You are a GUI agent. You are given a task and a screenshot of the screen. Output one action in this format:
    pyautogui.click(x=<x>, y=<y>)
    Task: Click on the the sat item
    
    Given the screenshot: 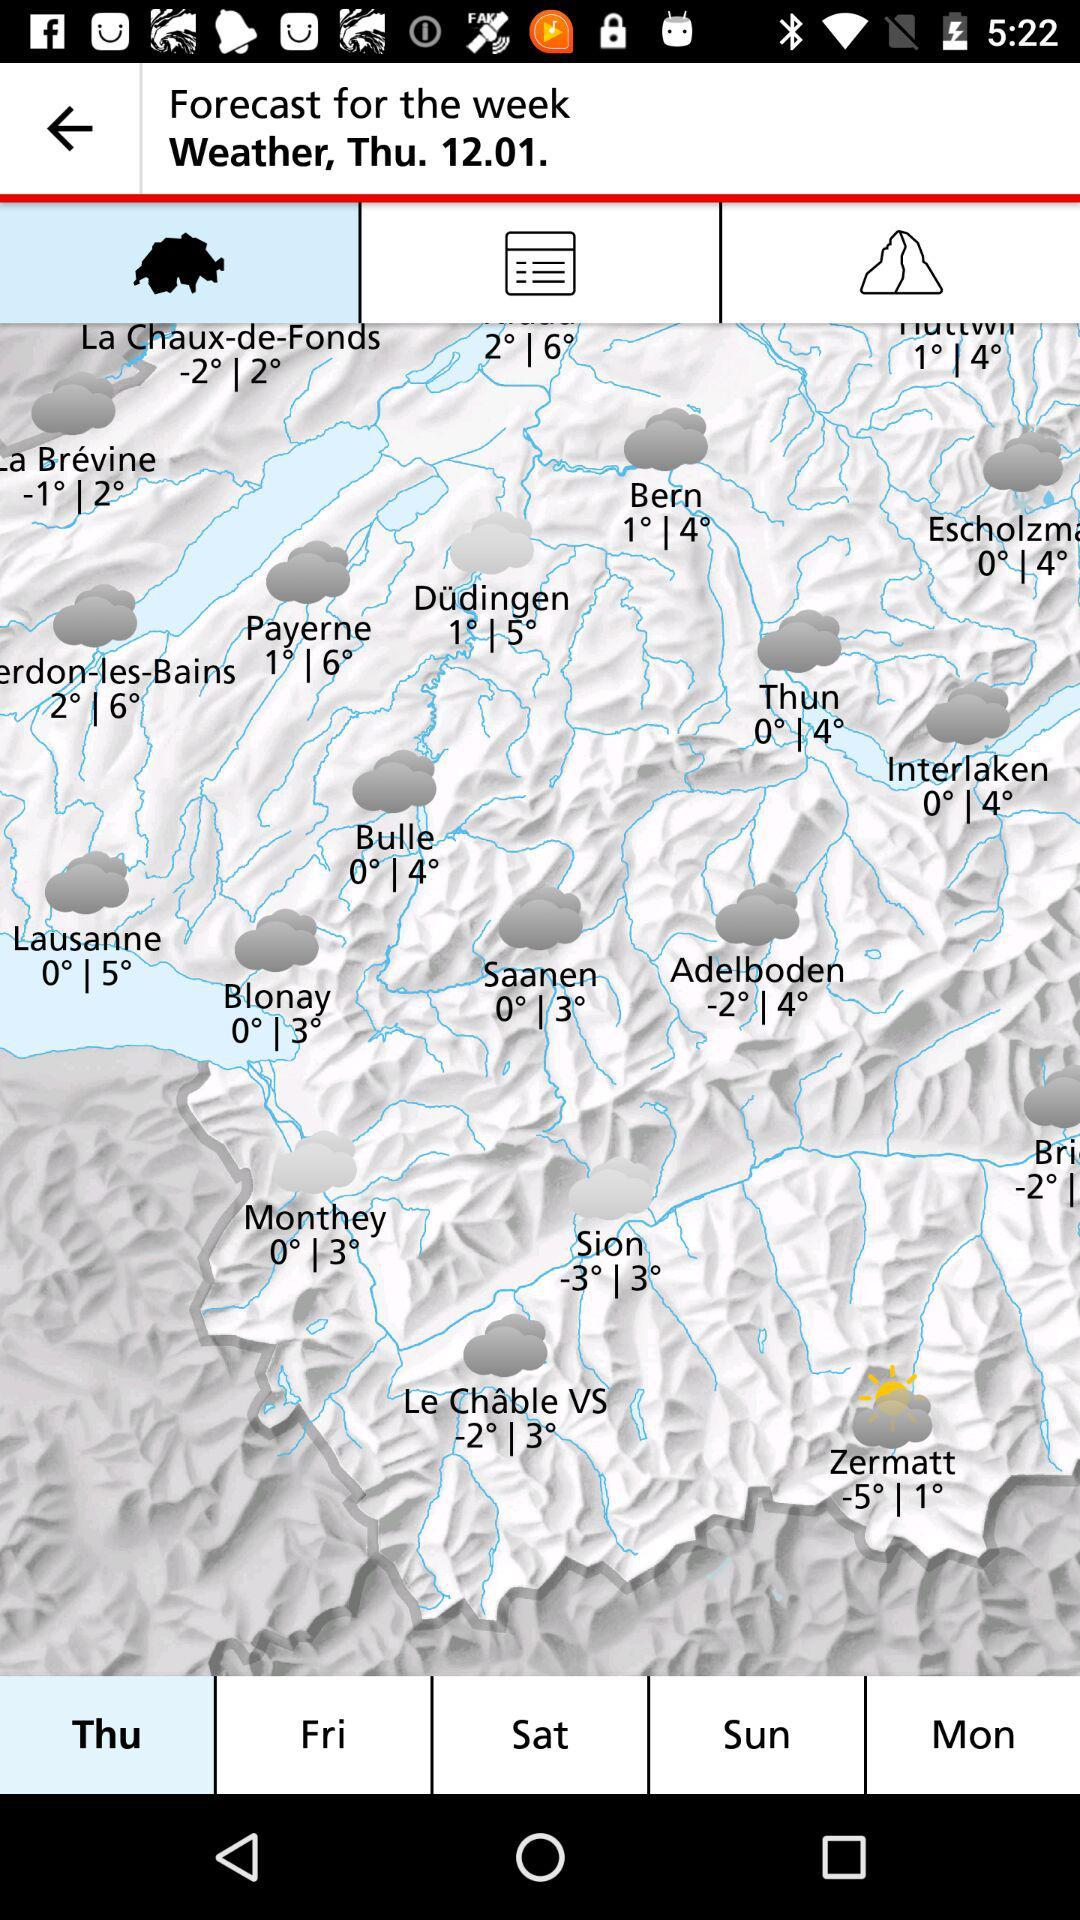 What is the action you would take?
    pyautogui.click(x=540, y=1734)
    